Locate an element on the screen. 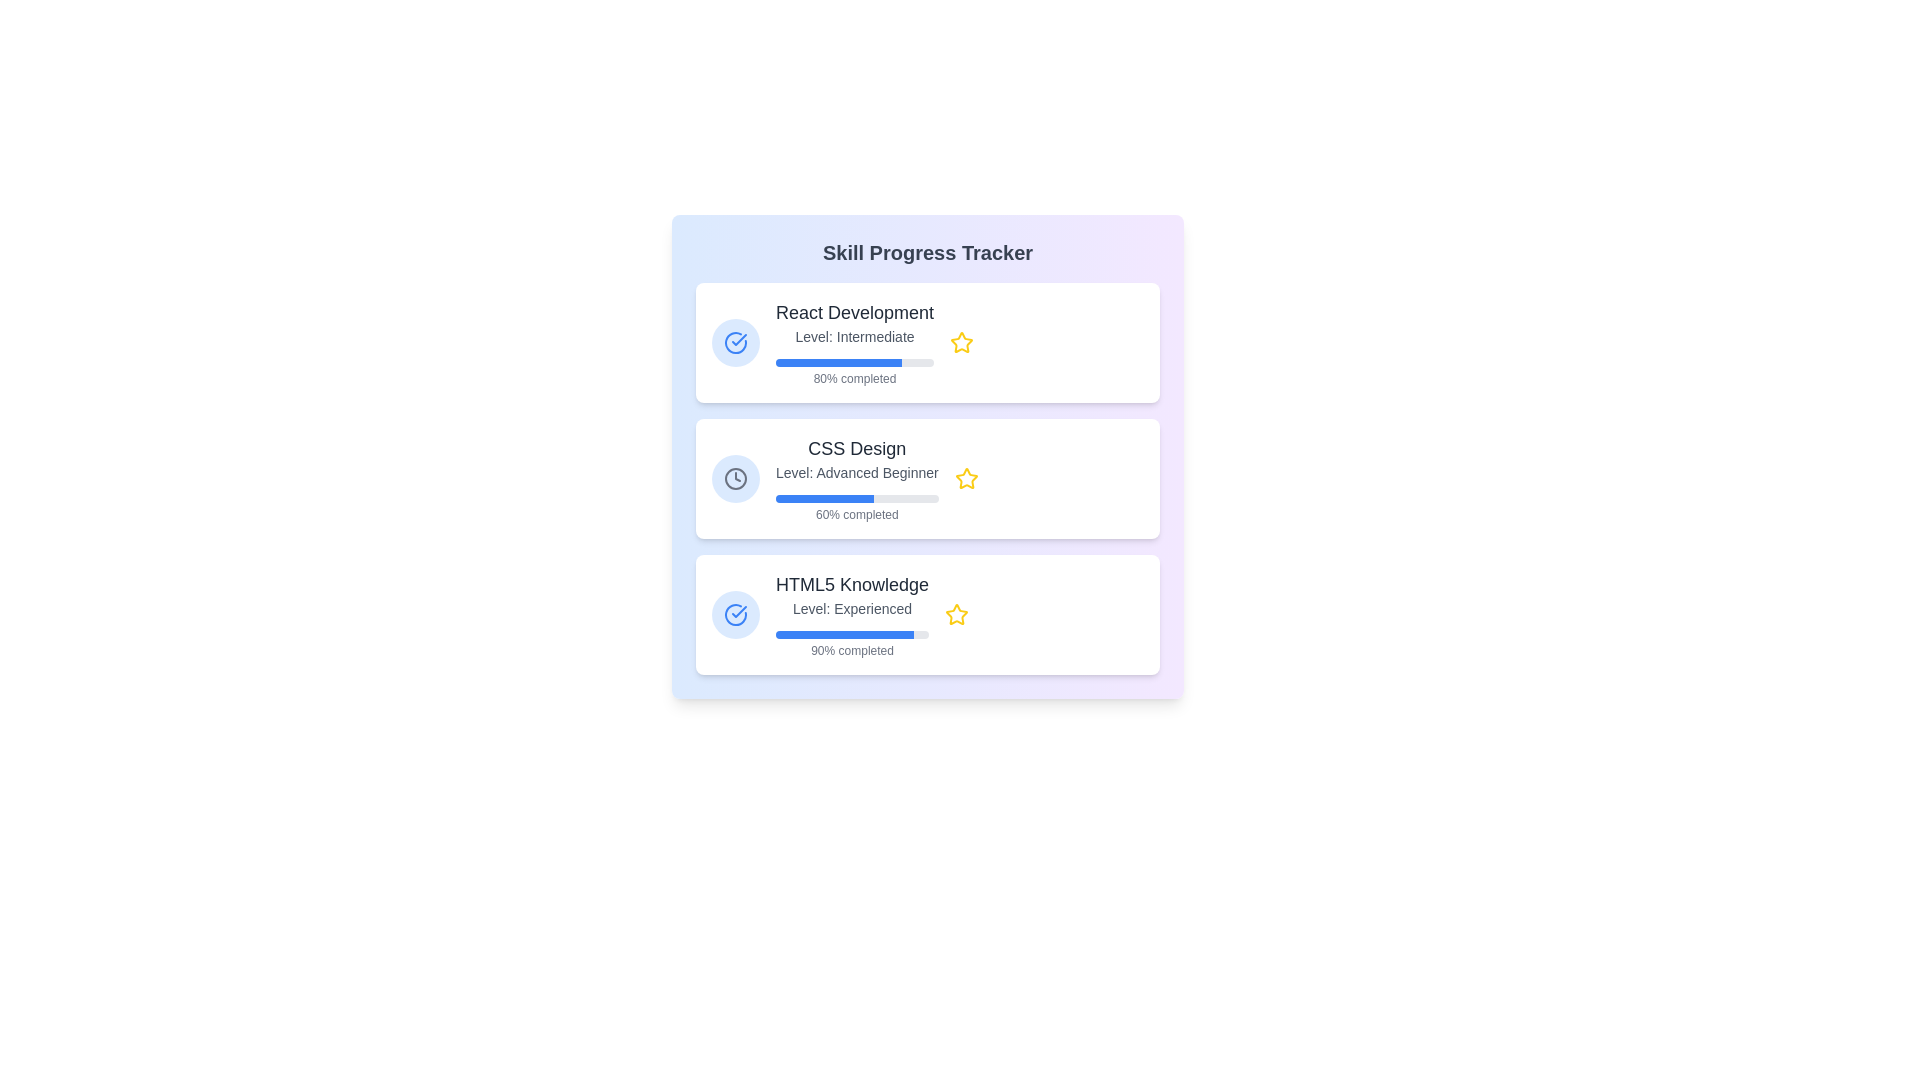 This screenshot has width=1920, height=1080. the circular icon with a light blue background and a blue checkmark symbol located at the top left corner of the 'HTML5 Knowledge' section, next to the descriptive text and above the progress bar is located at coordinates (734, 613).